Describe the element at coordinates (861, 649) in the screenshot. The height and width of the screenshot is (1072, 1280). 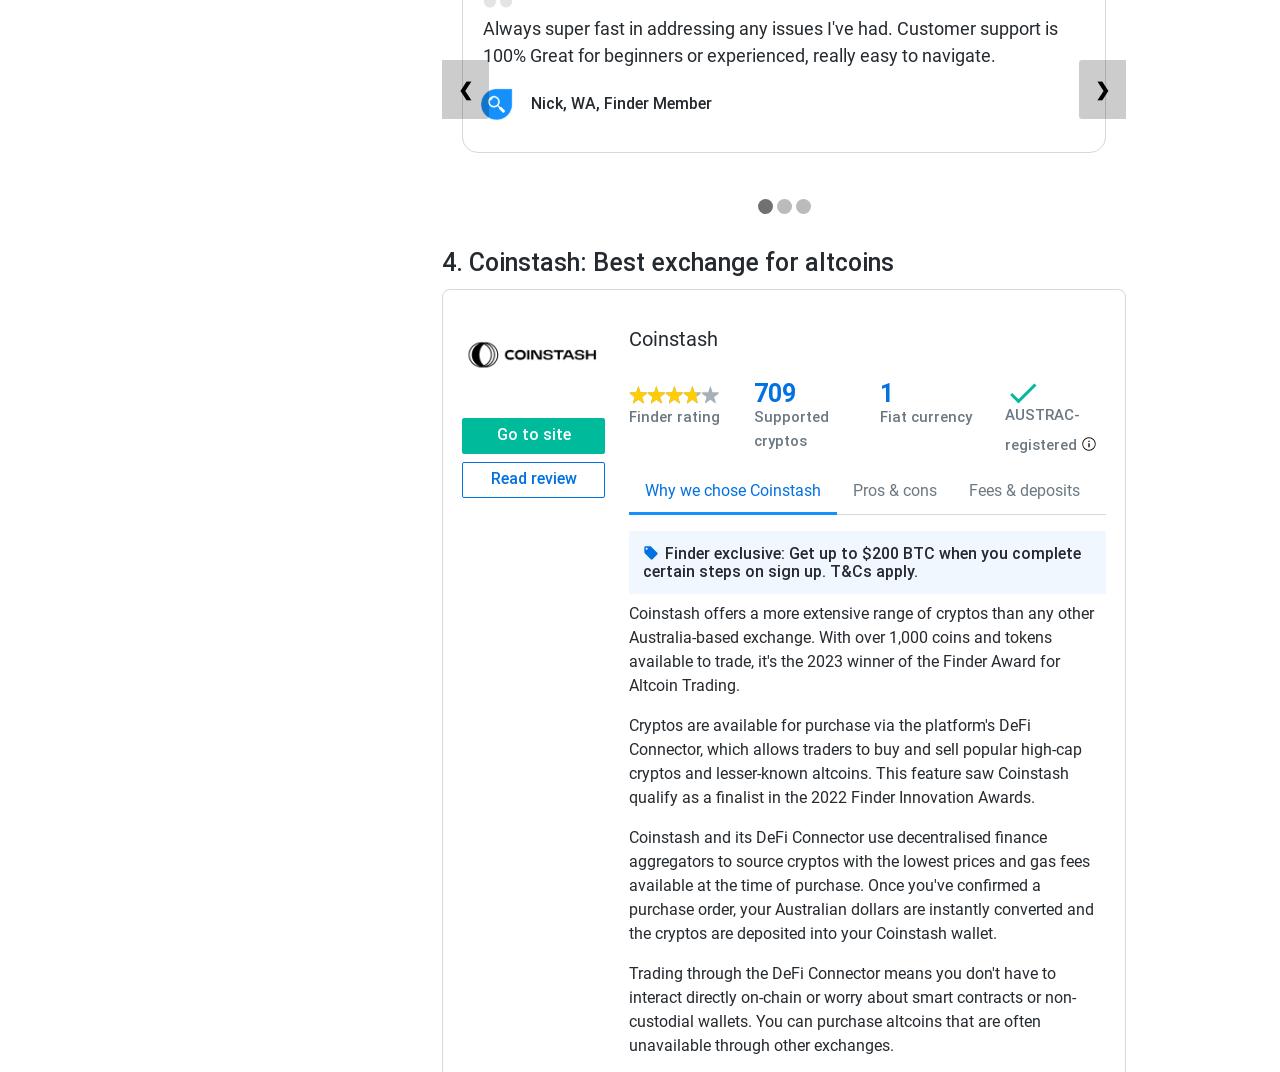
I see `'Coinstash offers a more extensive range of cryptos than any other Australia-based exchange. With over 1,000 coins and tokens available to trade, it's the 2023 winner of the Finder Award for Altcoin Trading.'` at that location.